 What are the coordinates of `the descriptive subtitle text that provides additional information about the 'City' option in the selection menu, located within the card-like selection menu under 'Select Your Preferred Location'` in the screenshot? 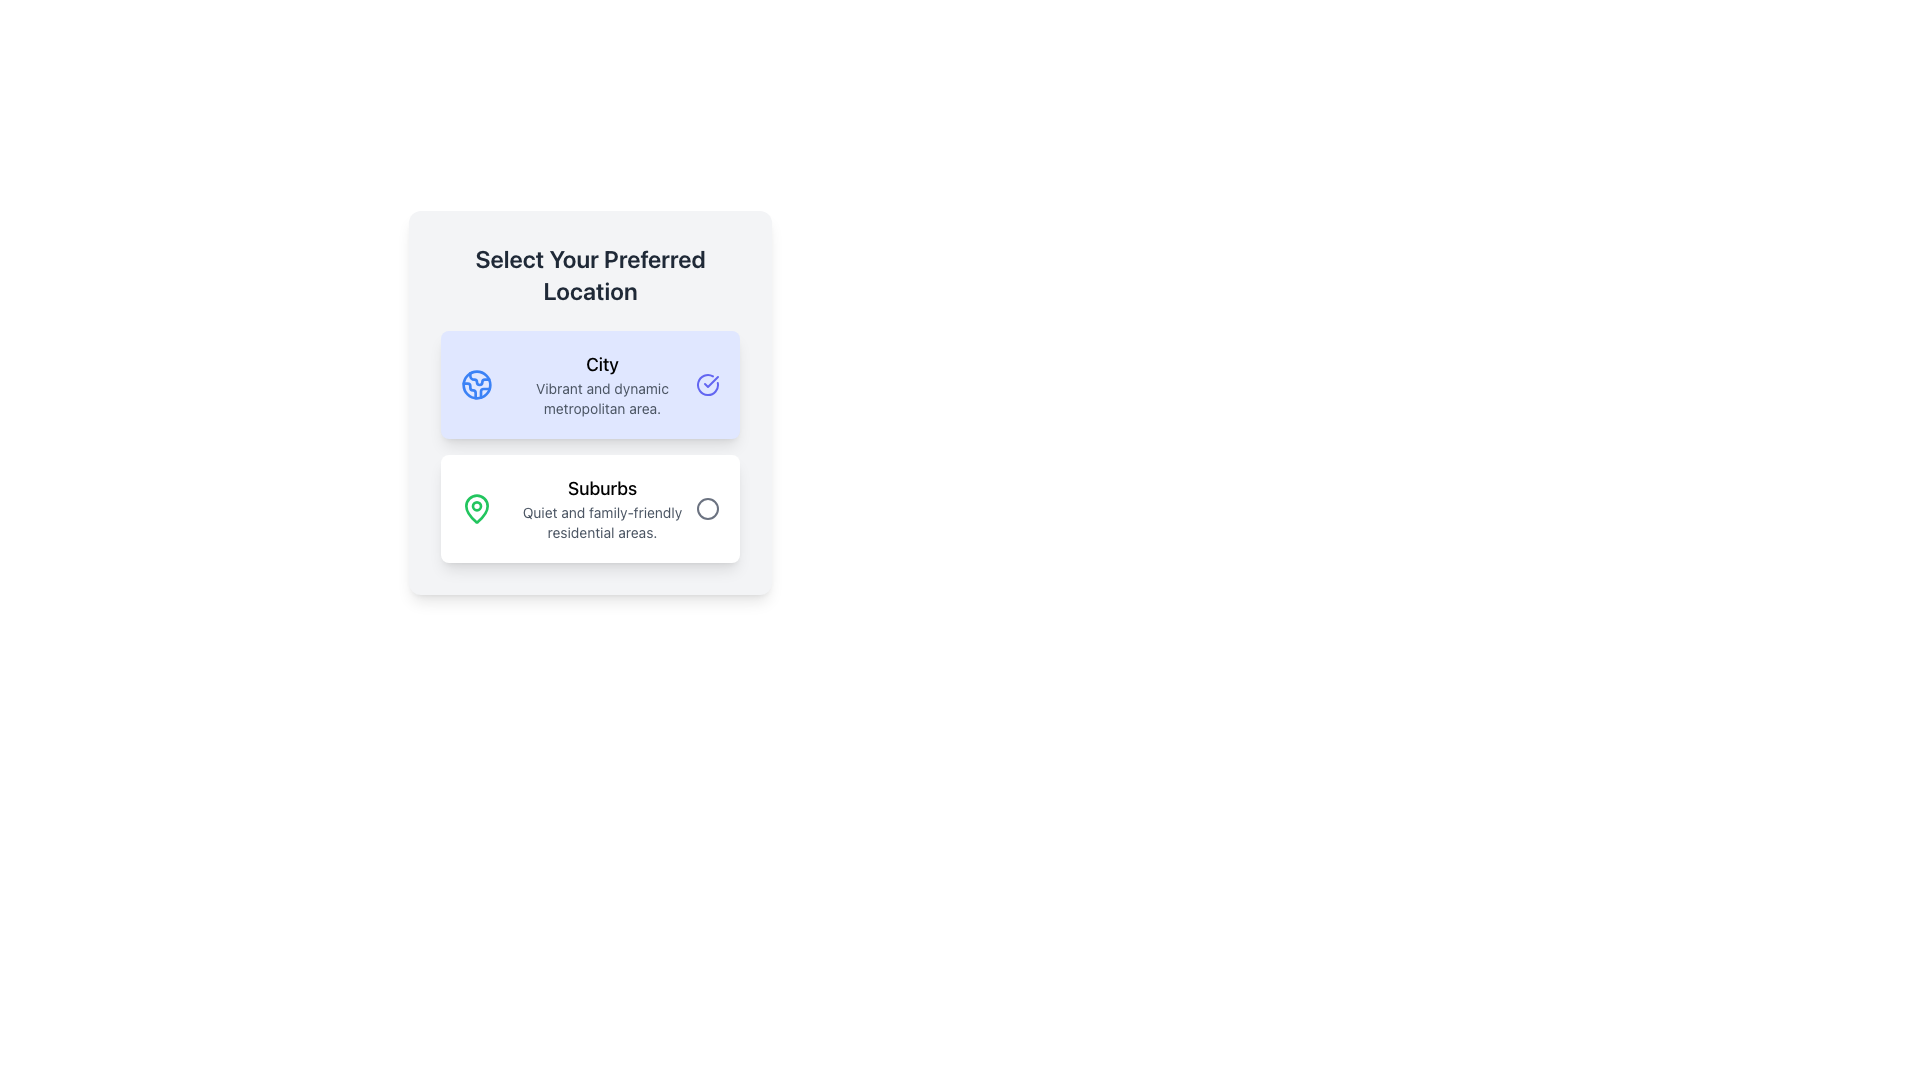 It's located at (601, 398).